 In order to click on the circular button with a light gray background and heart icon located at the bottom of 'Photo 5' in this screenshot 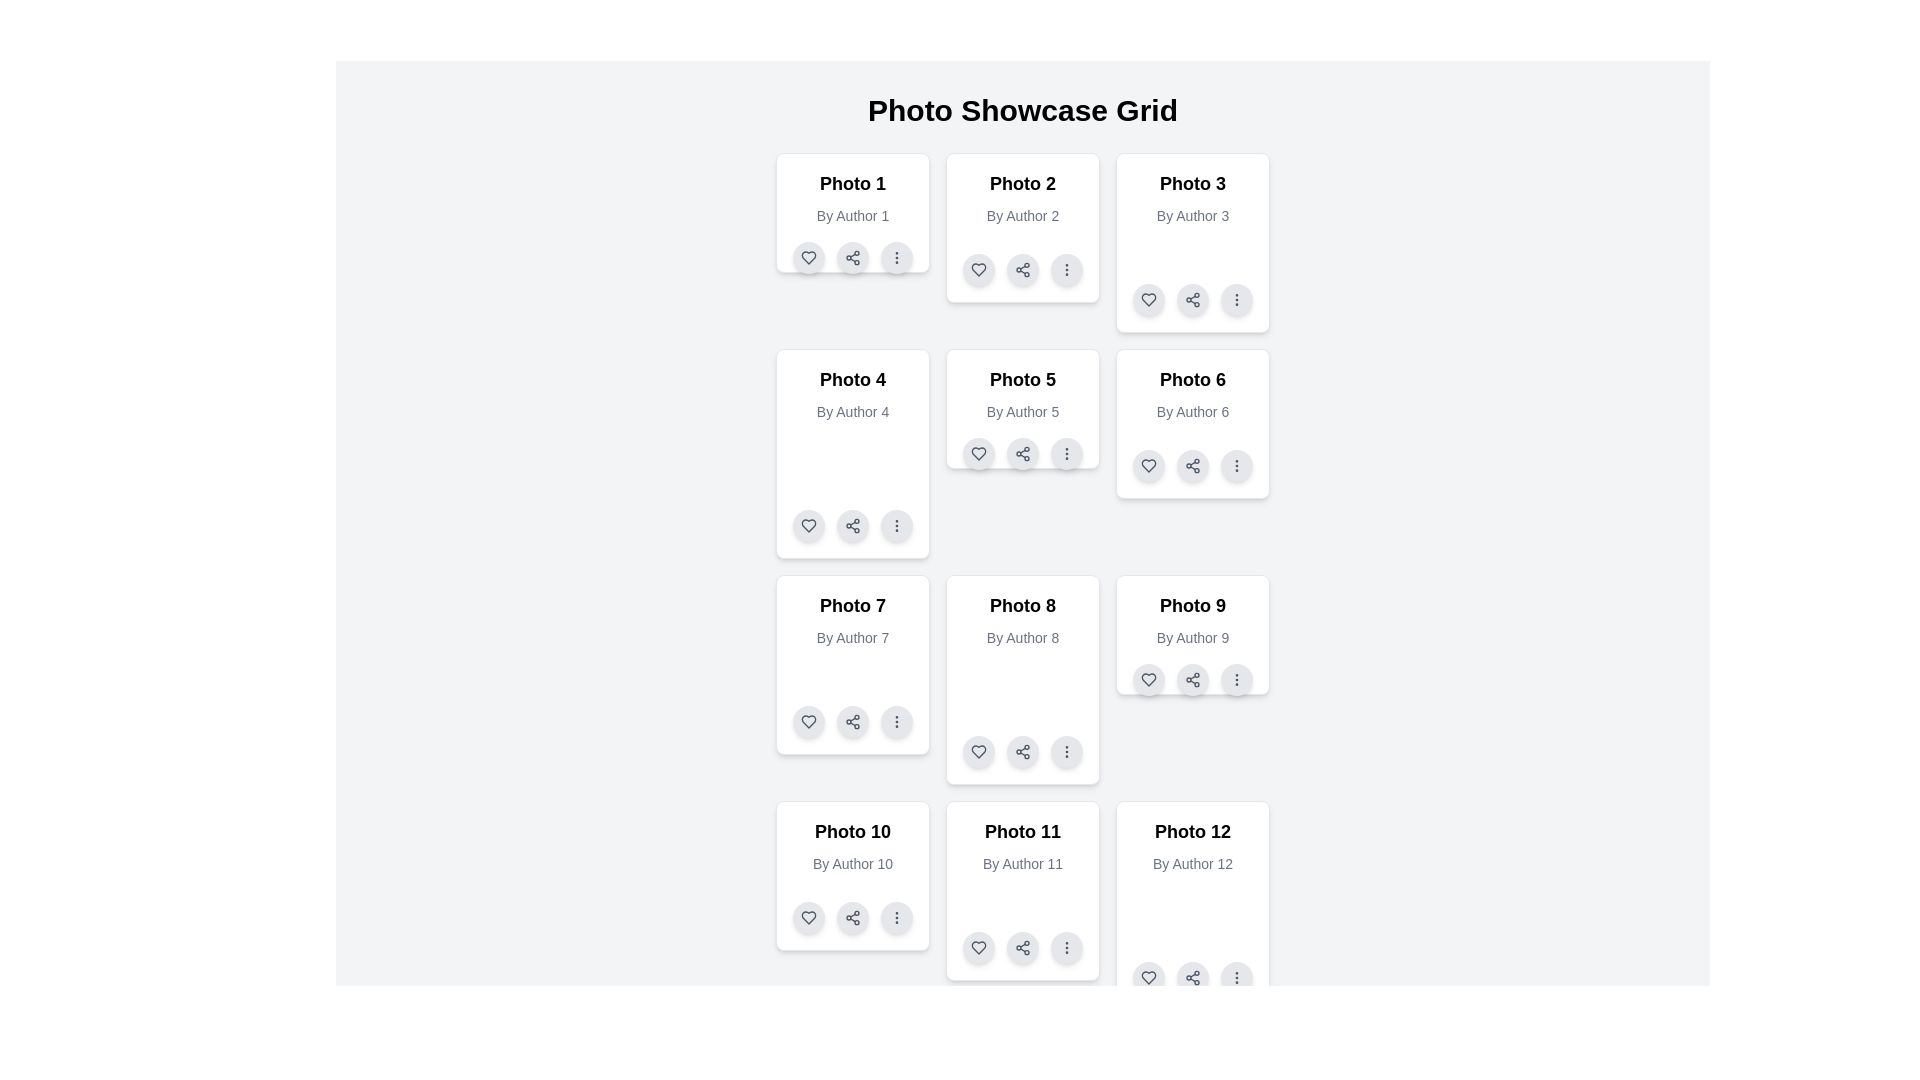, I will do `click(979, 454)`.